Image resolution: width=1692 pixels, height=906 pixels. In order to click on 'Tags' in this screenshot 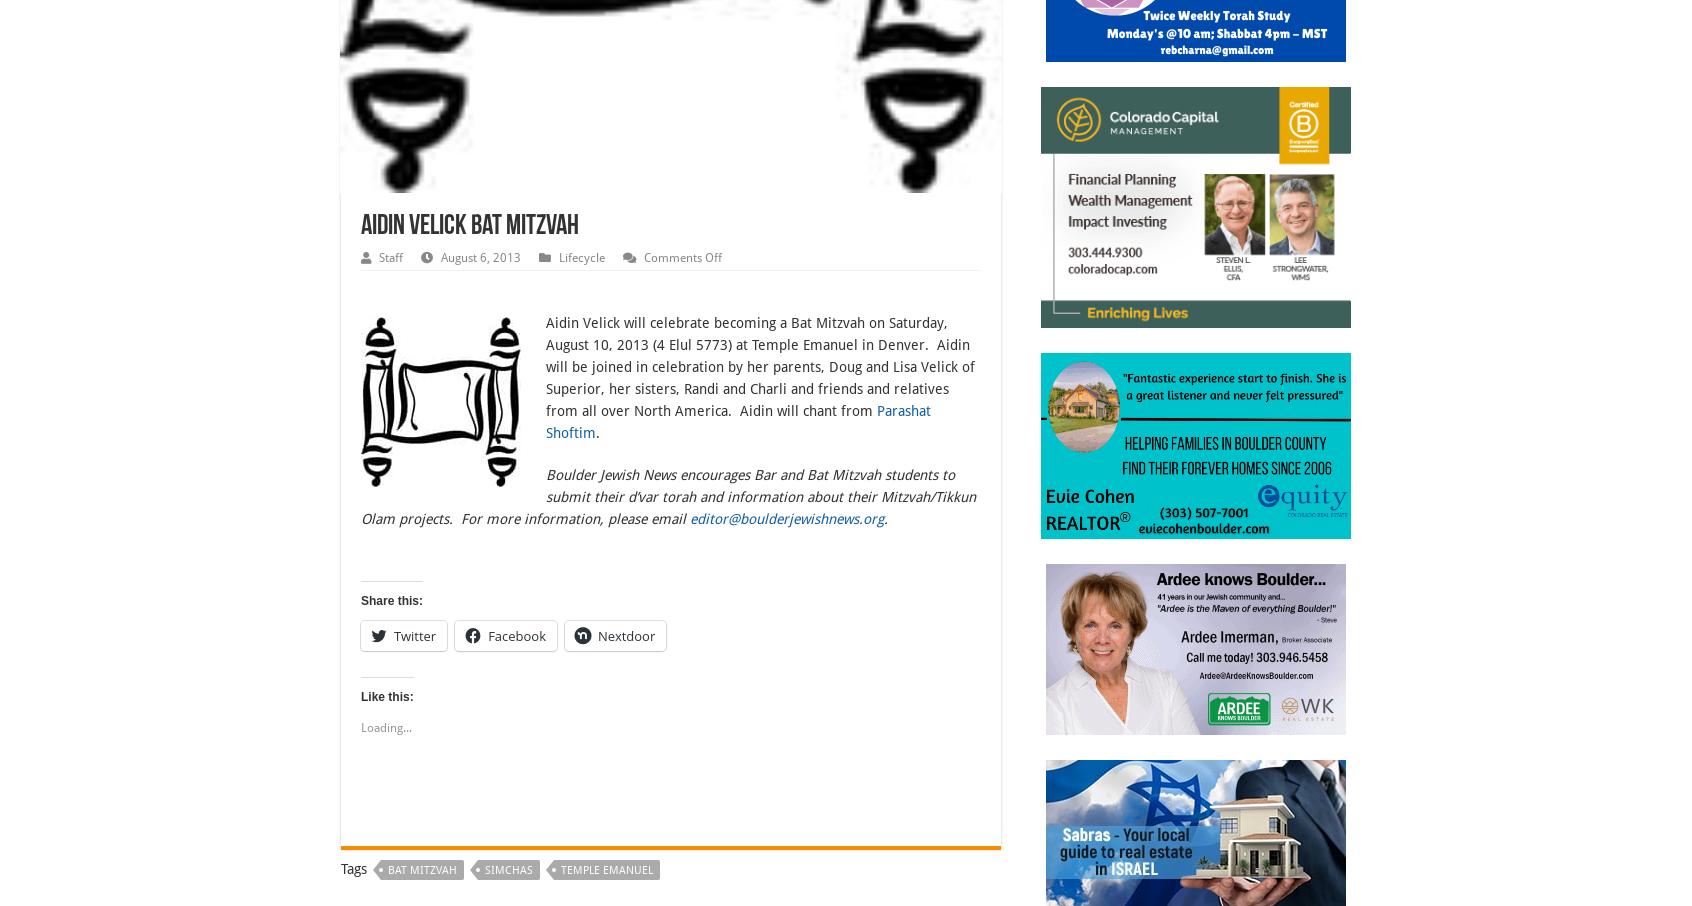, I will do `click(355, 869)`.